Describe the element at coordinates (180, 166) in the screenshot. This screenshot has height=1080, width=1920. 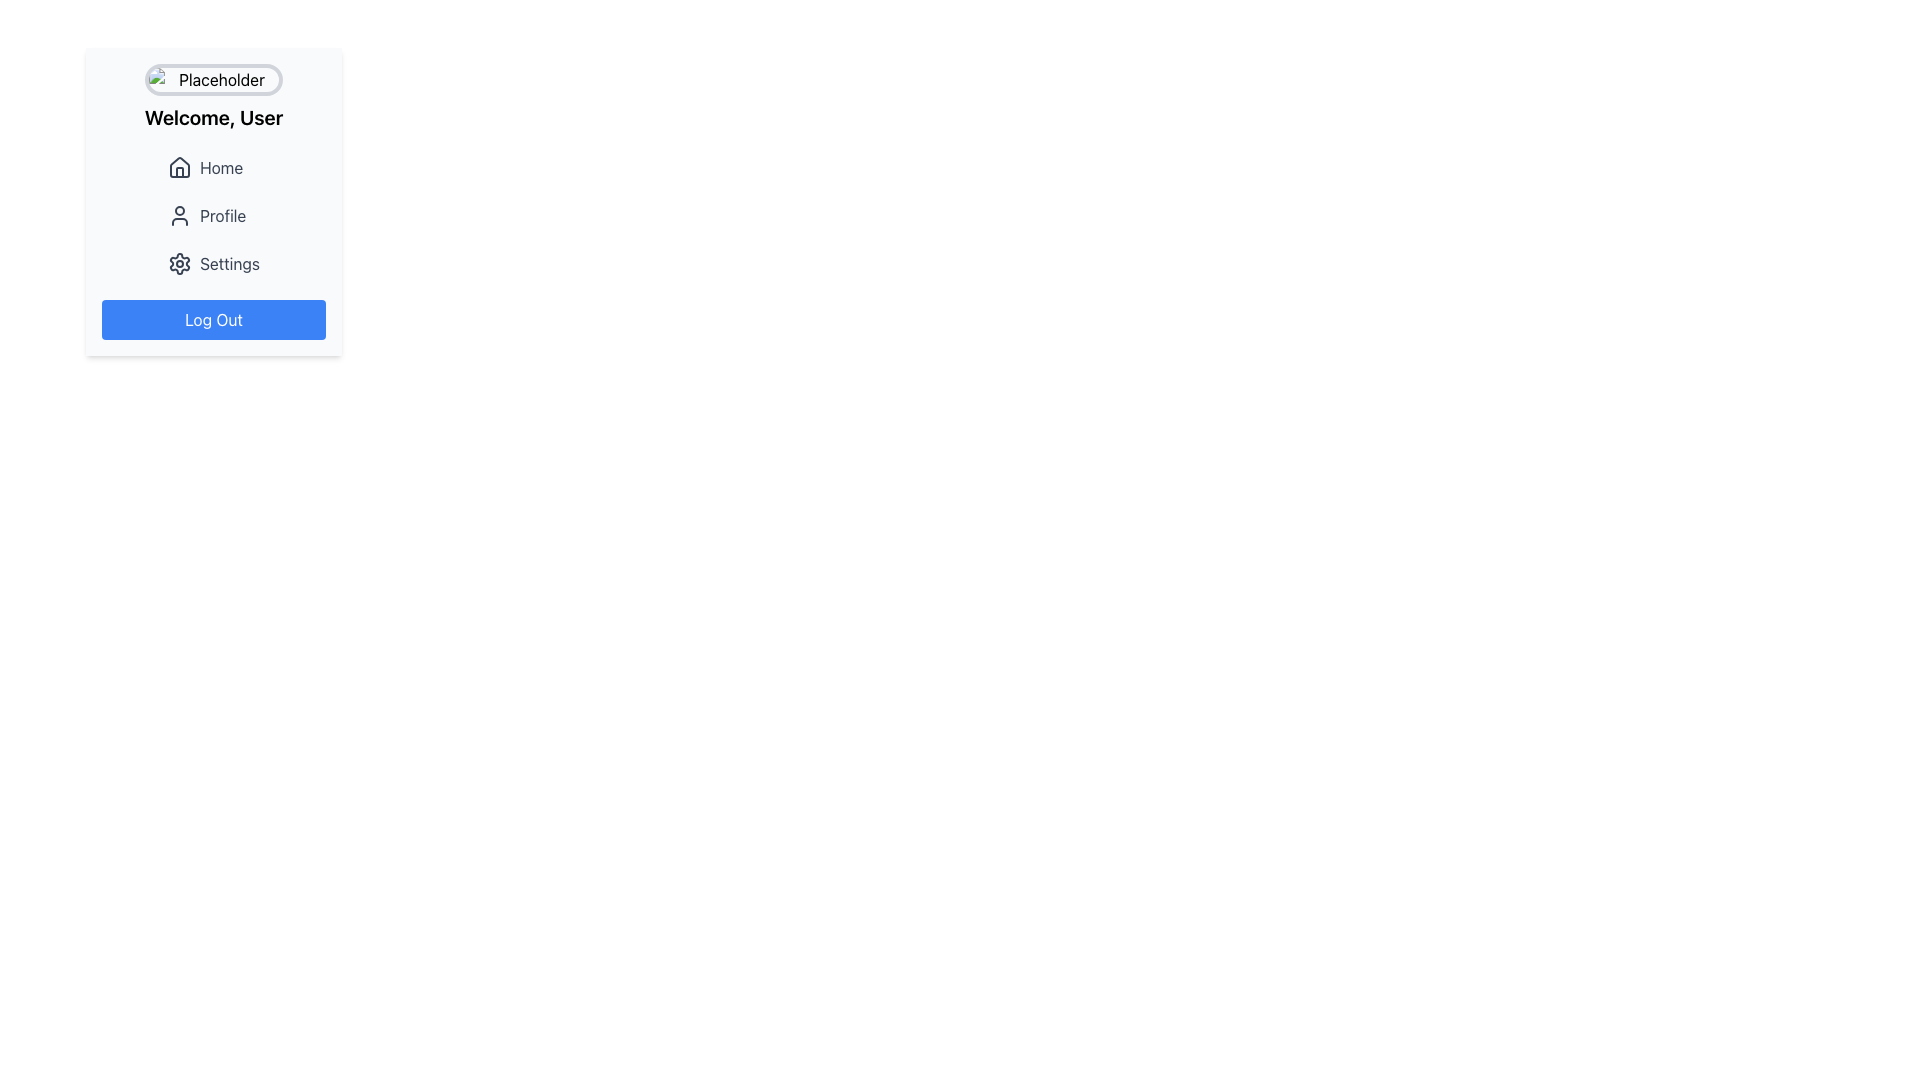
I see `the decorative home icon located in the top-left corner of the side menu, which visually represents the 'Home' action` at that location.